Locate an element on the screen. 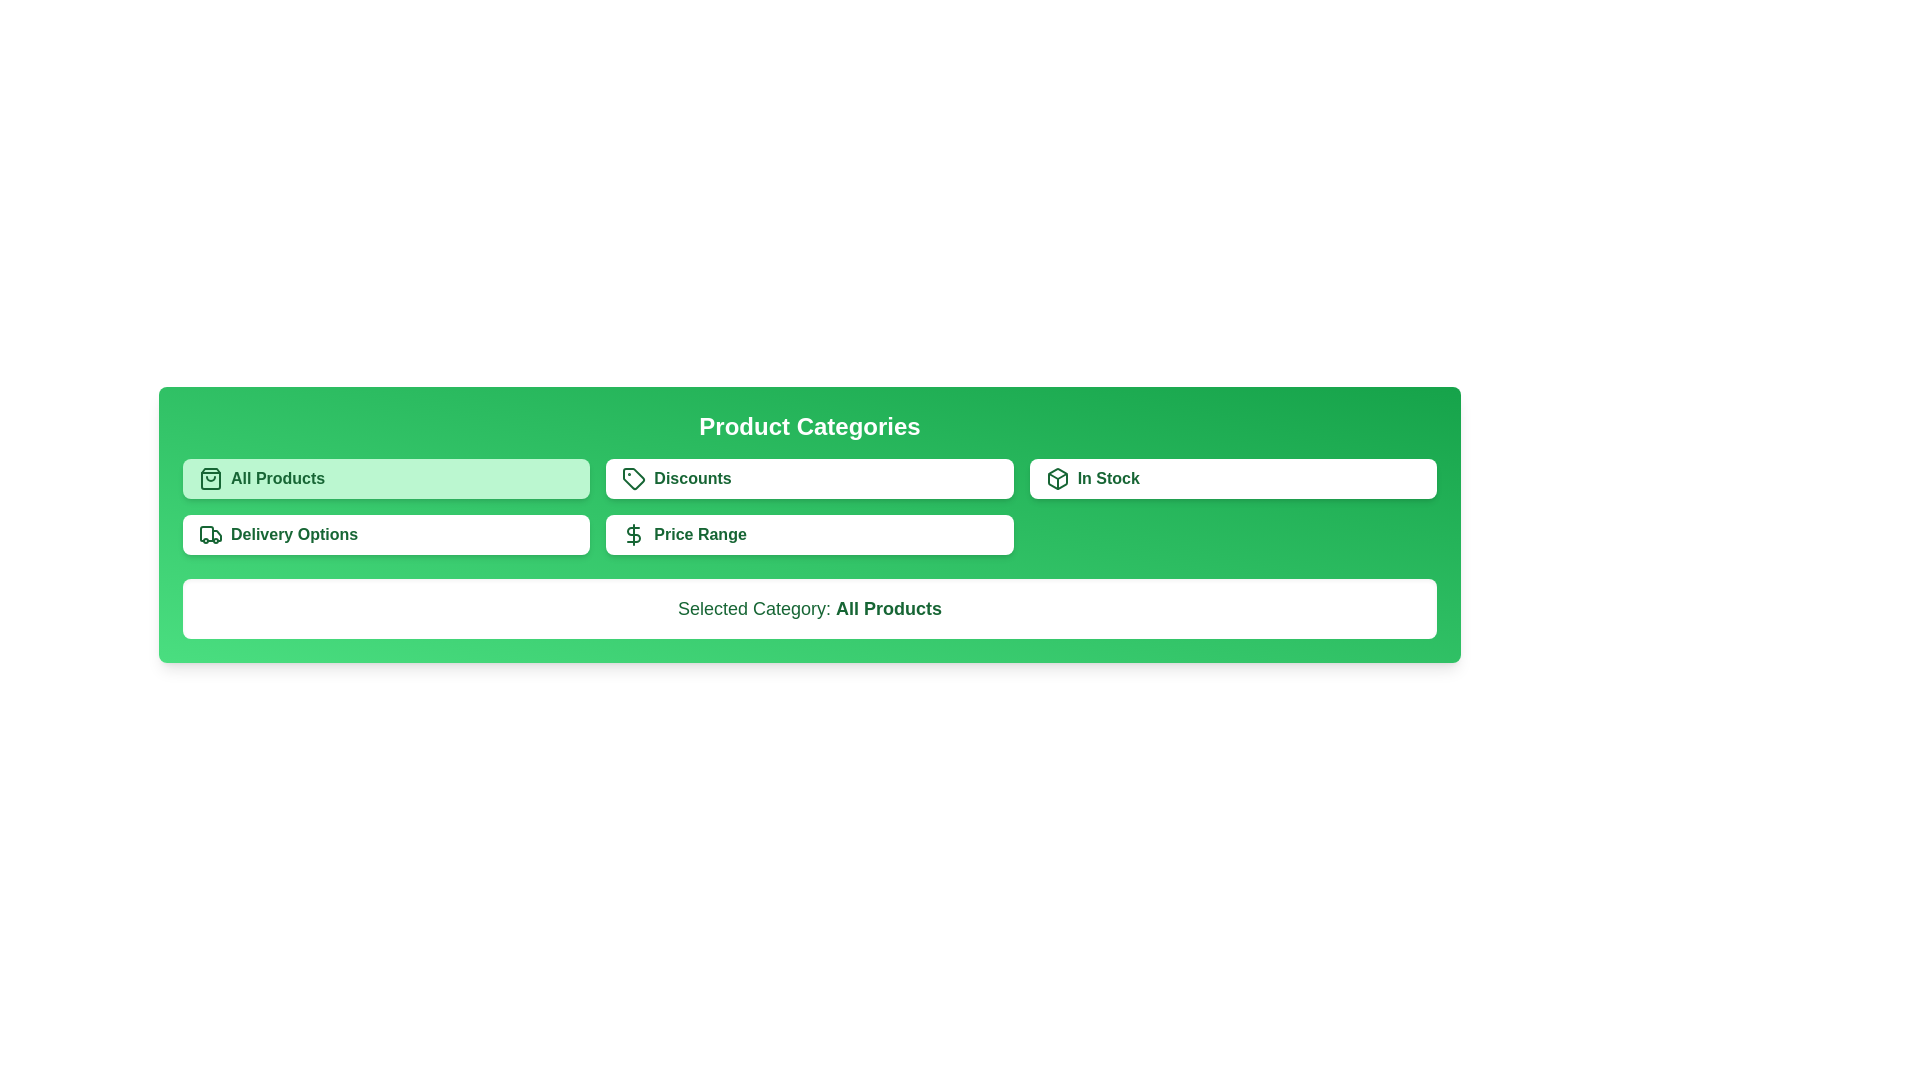 Image resolution: width=1920 pixels, height=1080 pixels. the 'delivery options' icon located in the second button of the leftmost column in the 'Product Categories' section is located at coordinates (211, 534).